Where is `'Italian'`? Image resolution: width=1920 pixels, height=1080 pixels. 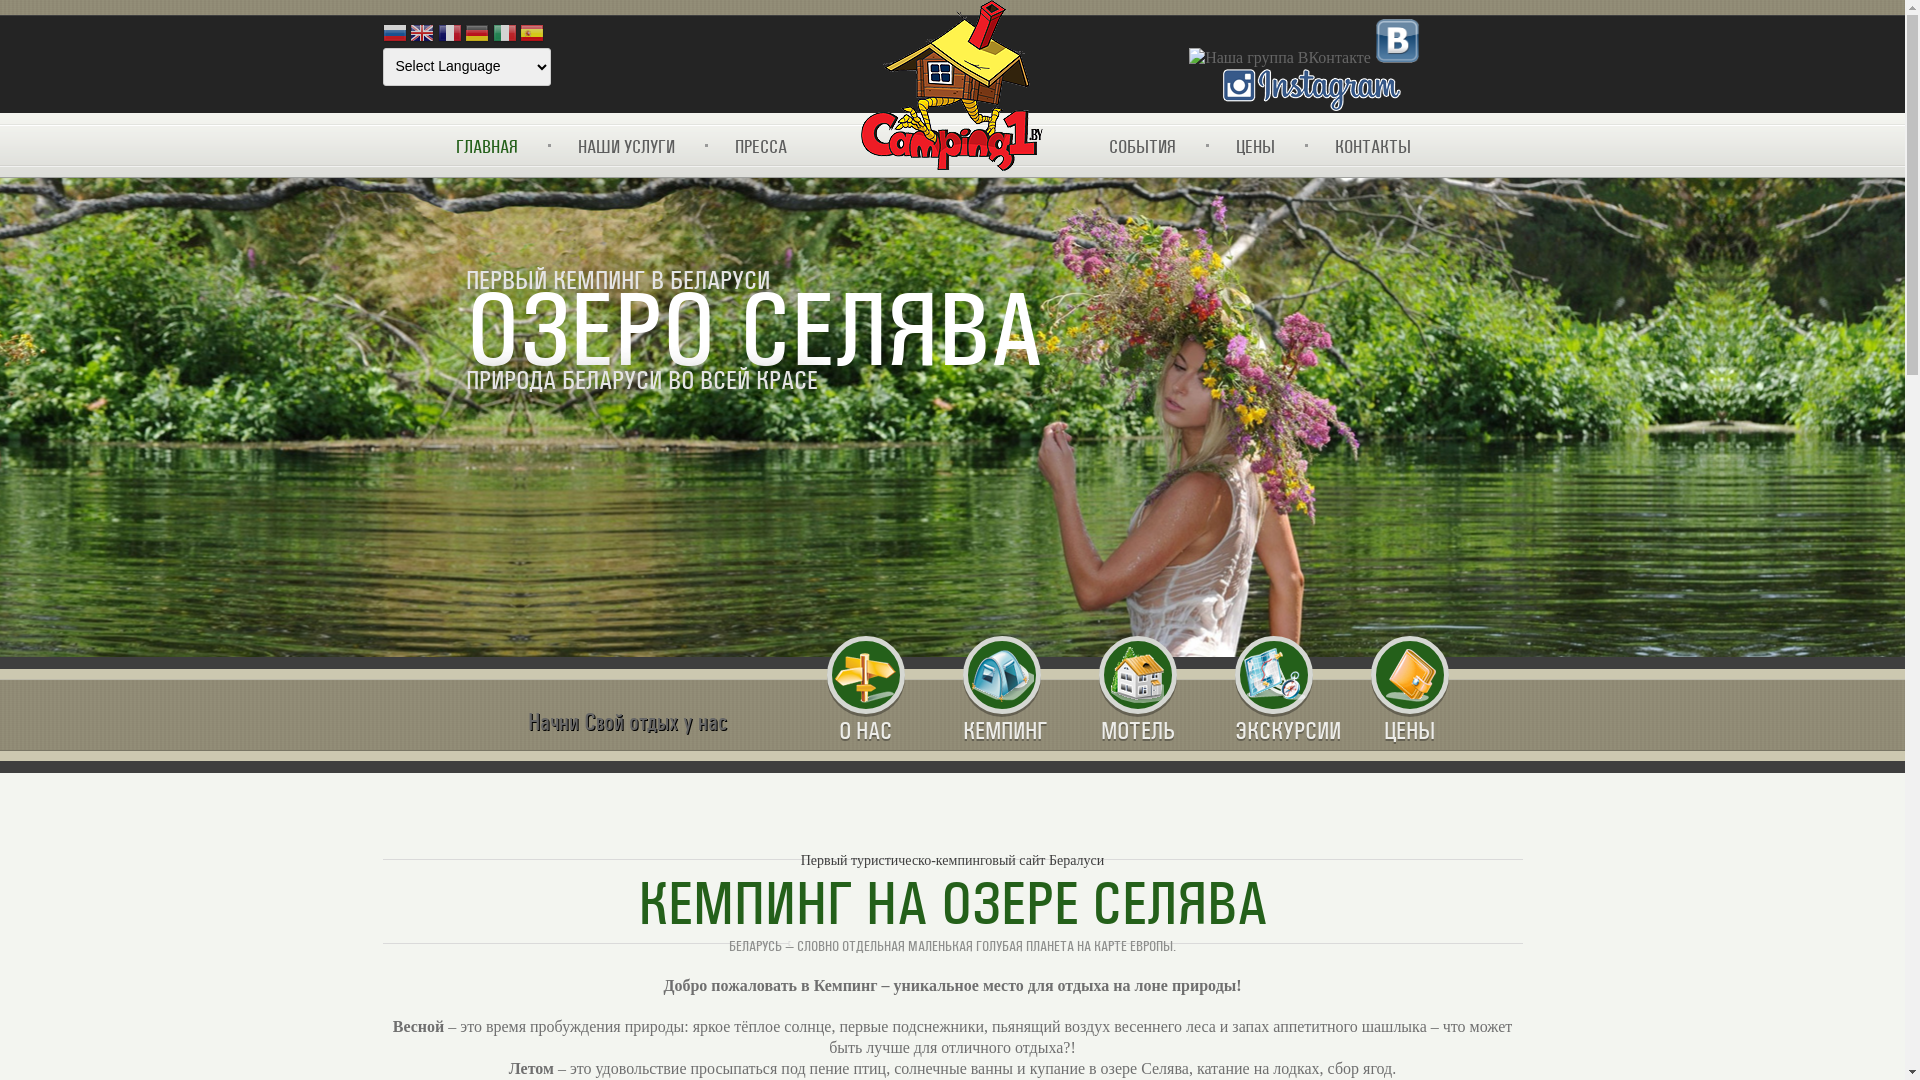
'Italian' is located at coordinates (504, 34).